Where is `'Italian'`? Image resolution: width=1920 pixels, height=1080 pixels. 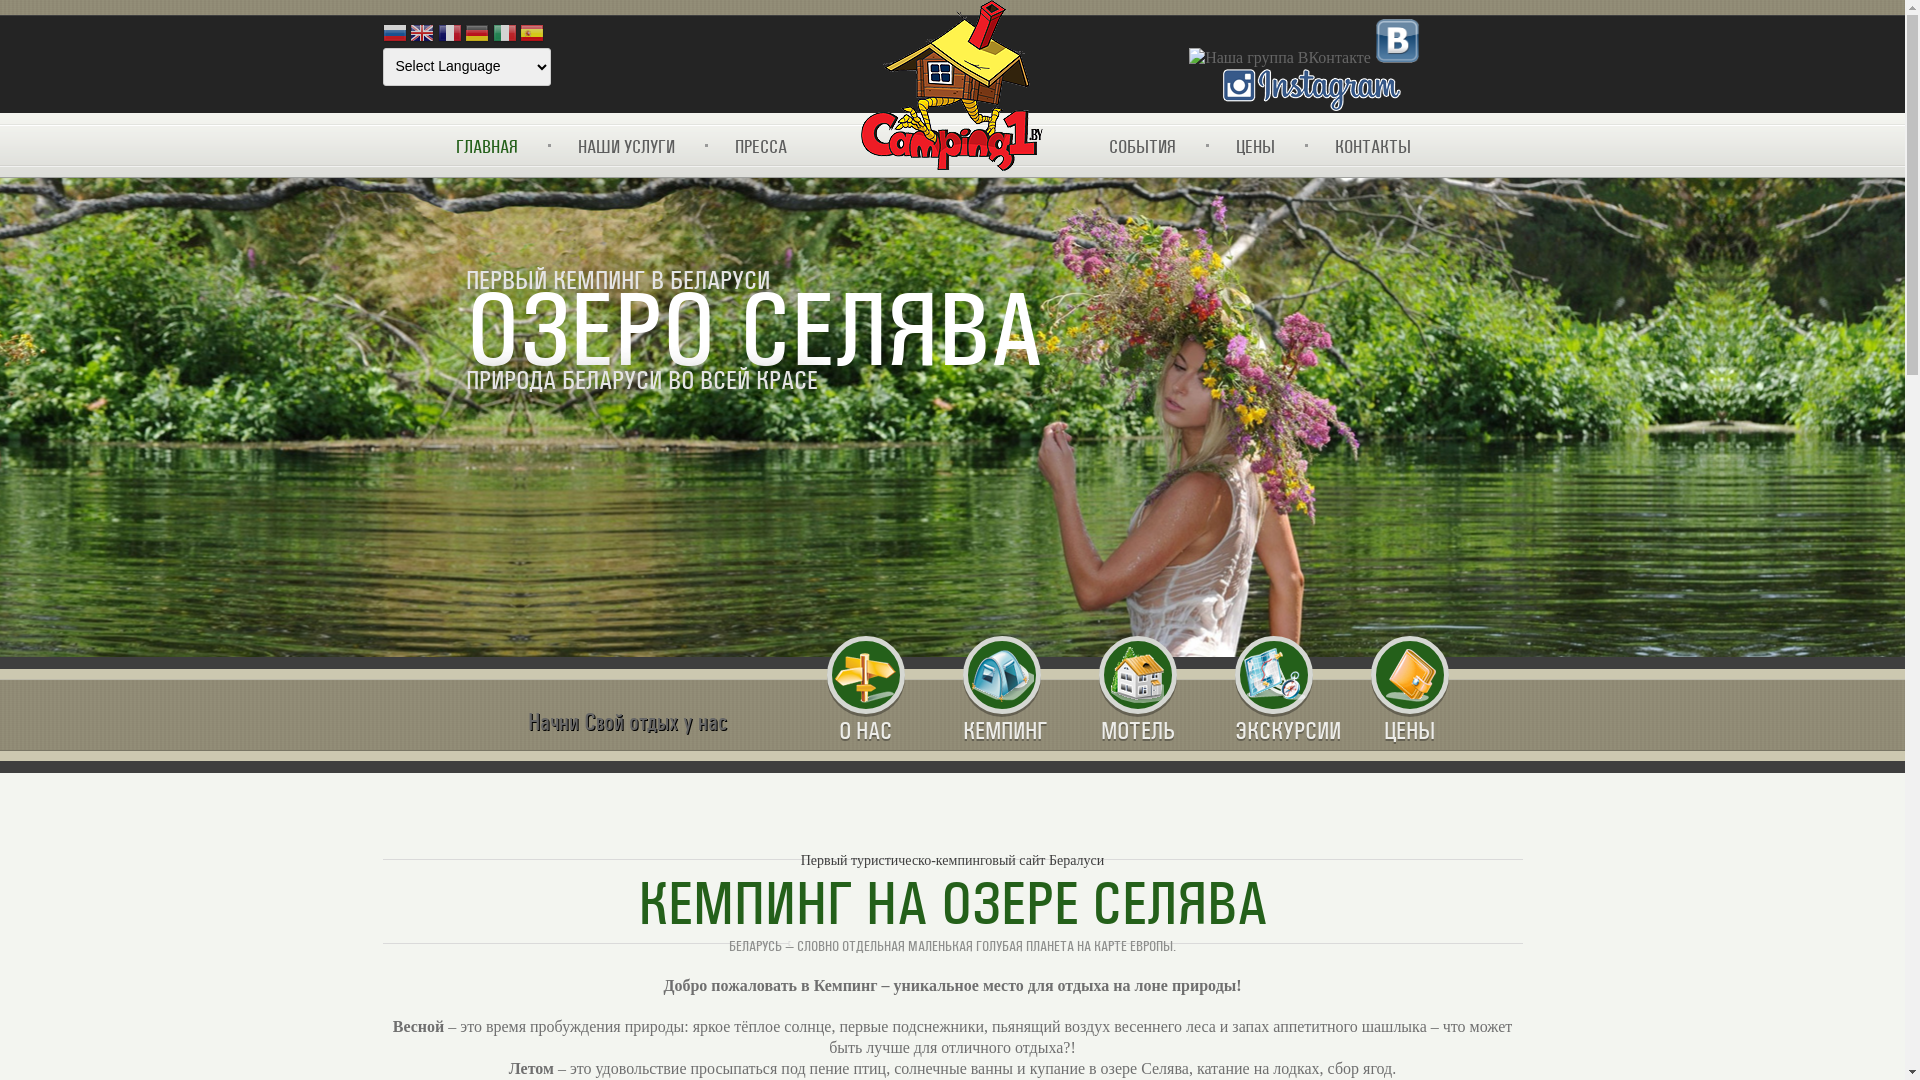
'Italian' is located at coordinates (504, 34).